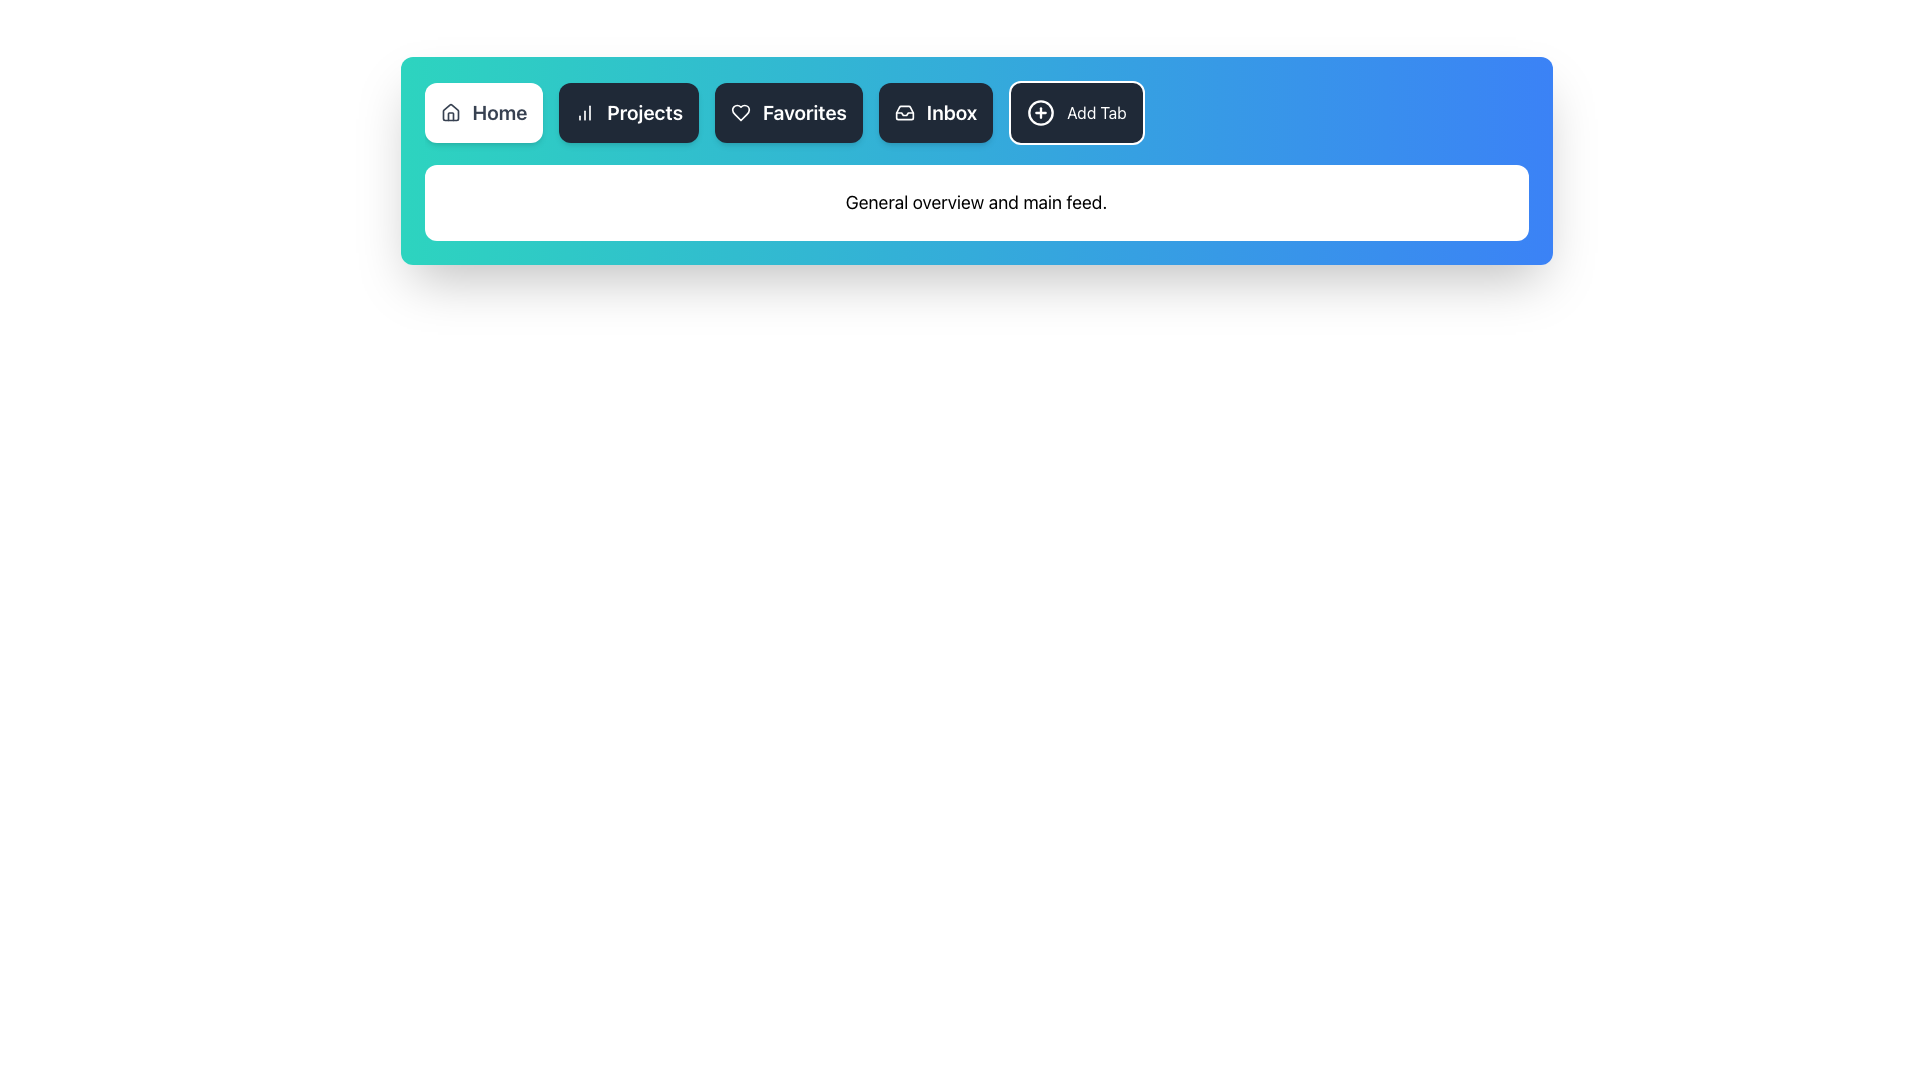 This screenshot has width=1920, height=1080. Describe the element at coordinates (935, 112) in the screenshot. I see `the navigation button located in the fourth position of the horizontal menu bar` at that location.